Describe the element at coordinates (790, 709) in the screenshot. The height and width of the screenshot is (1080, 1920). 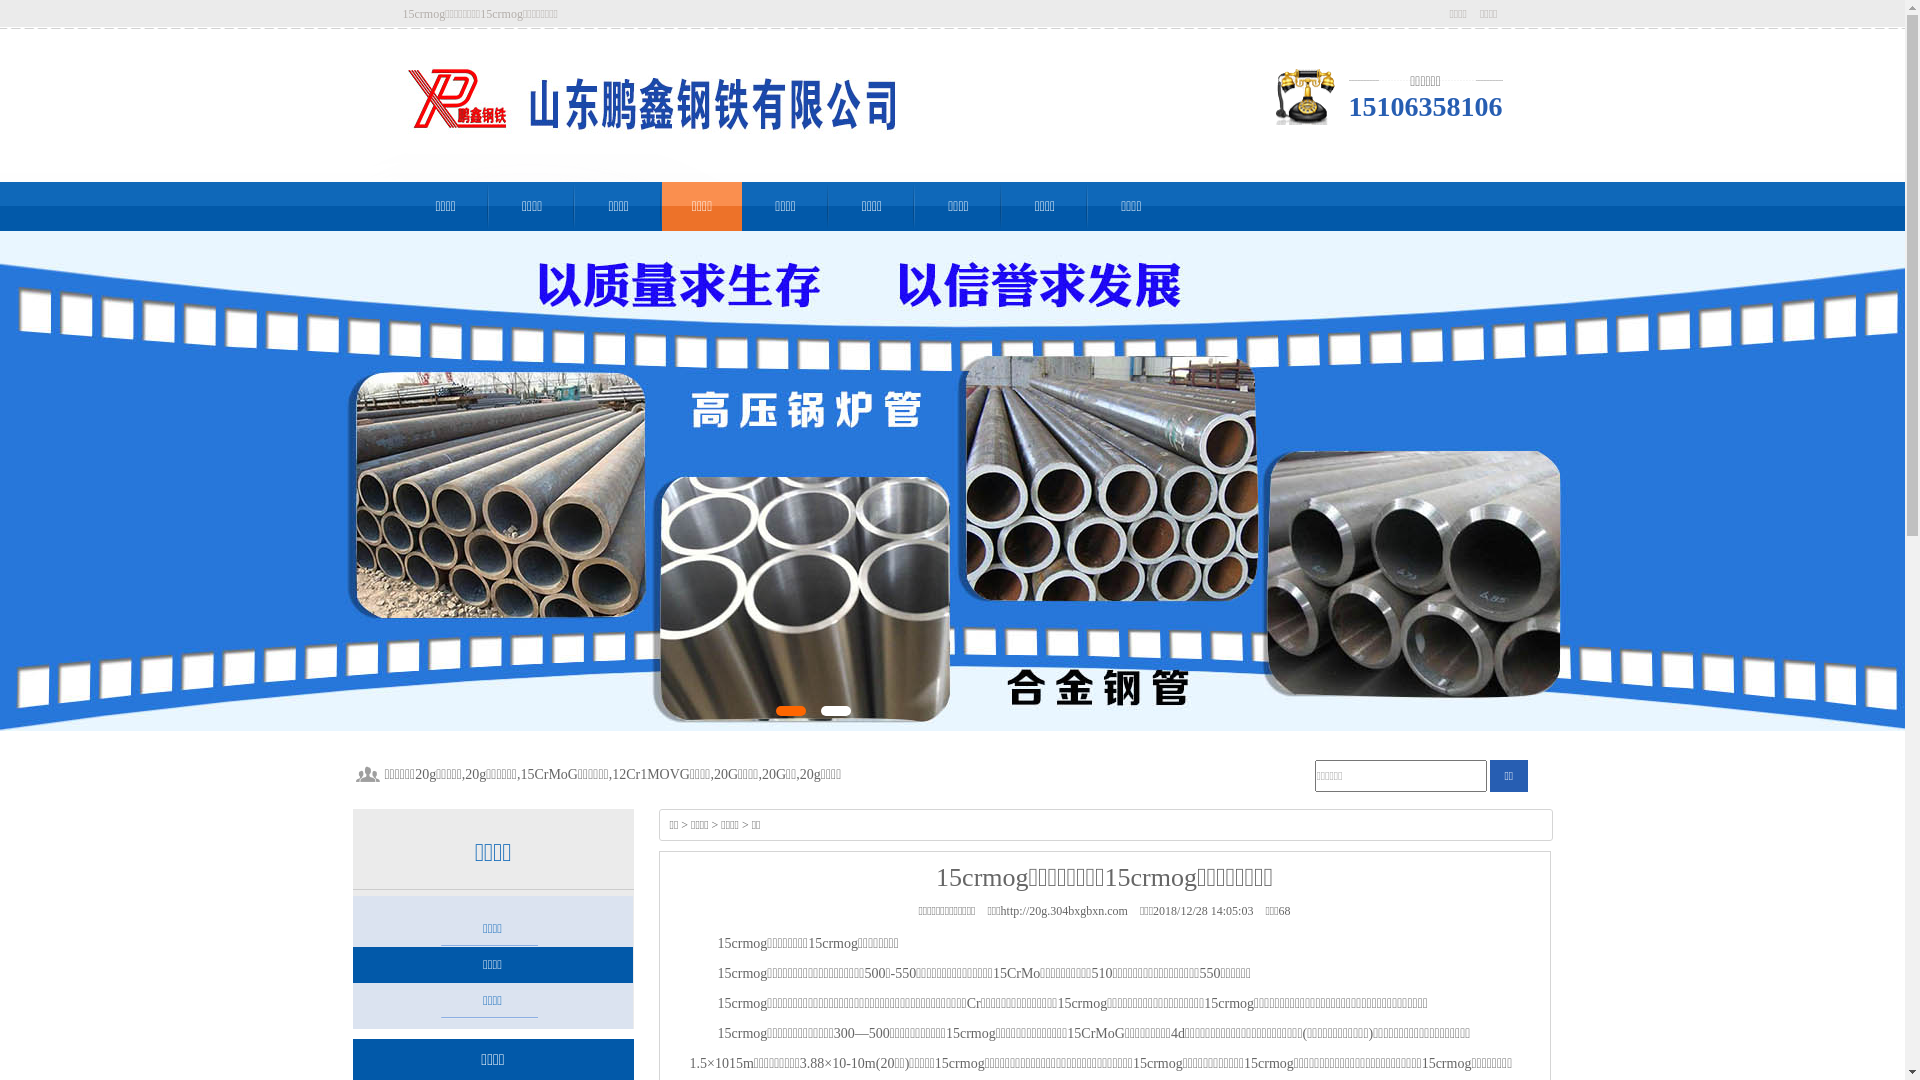
I see `'1'` at that location.